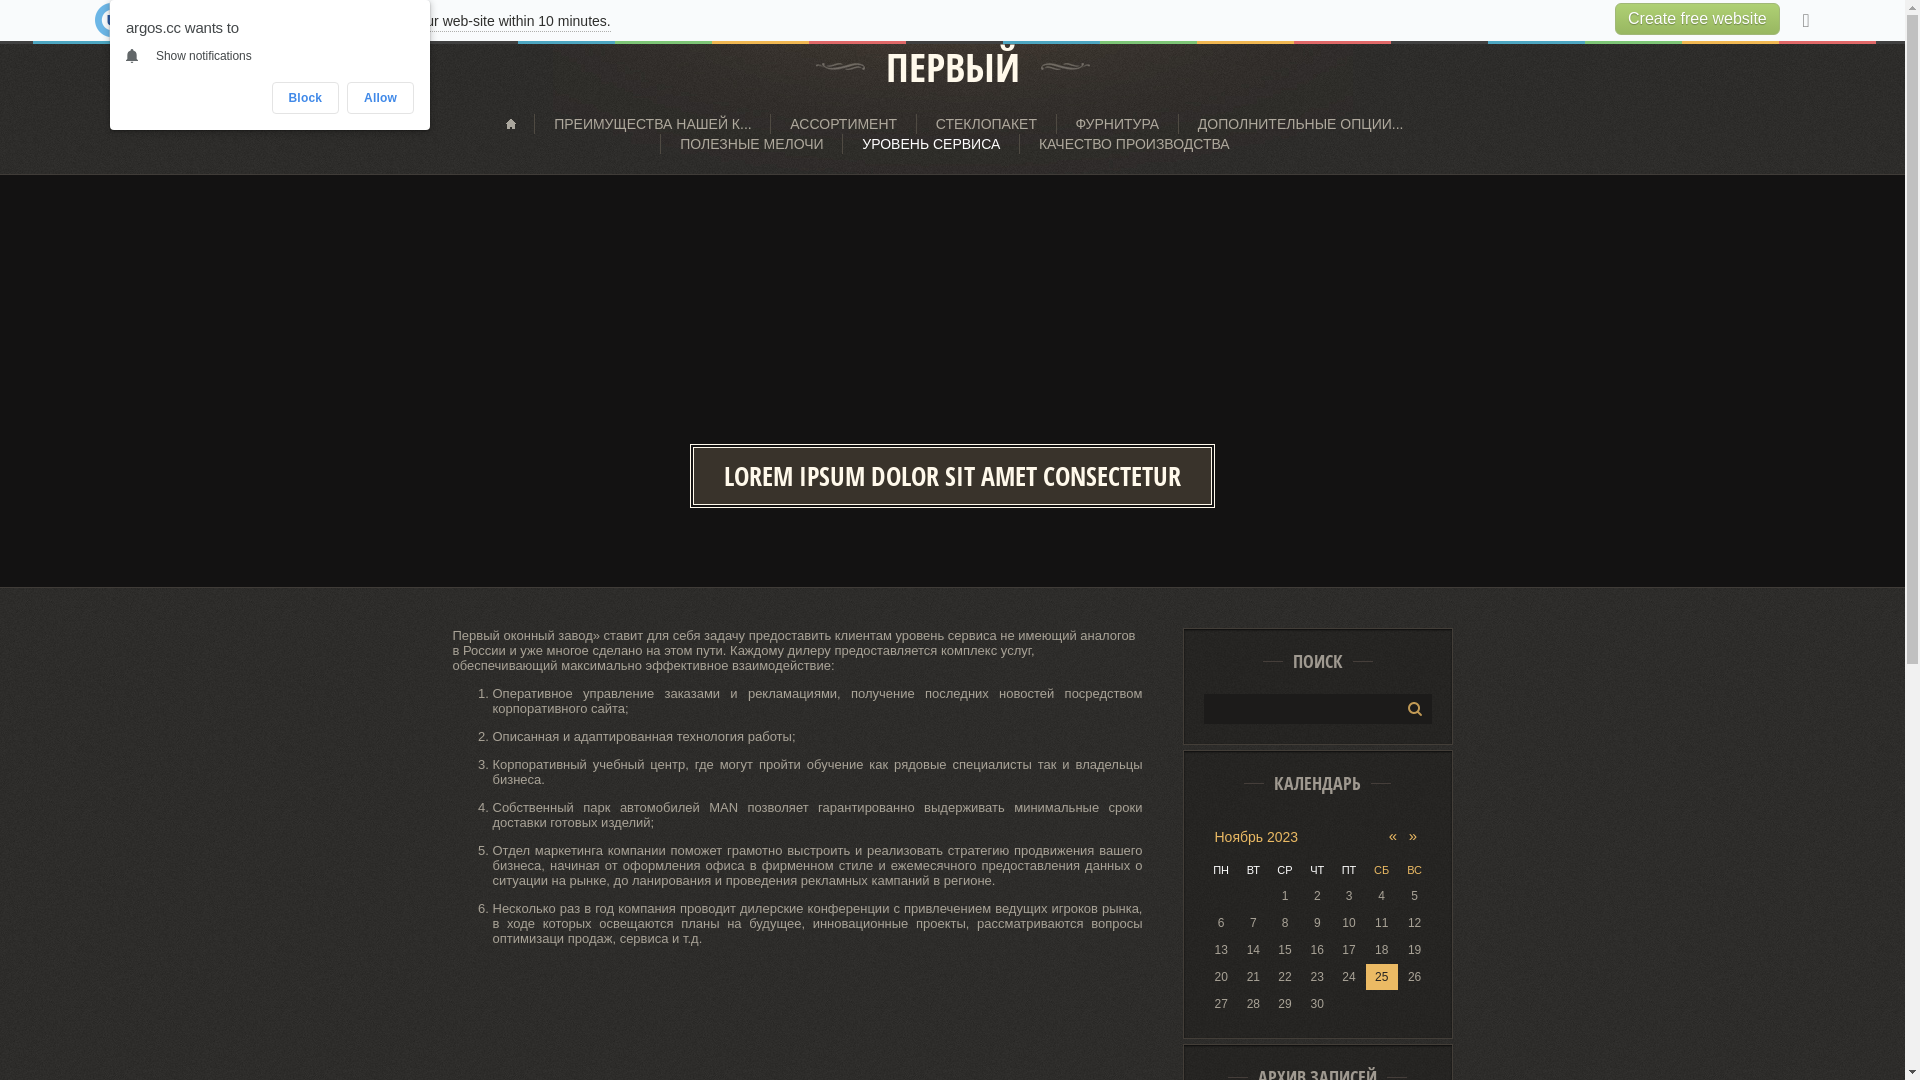 This screenshot has height=1080, width=1920. What do you see at coordinates (305, 97) in the screenshot?
I see `'Block'` at bounding box center [305, 97].